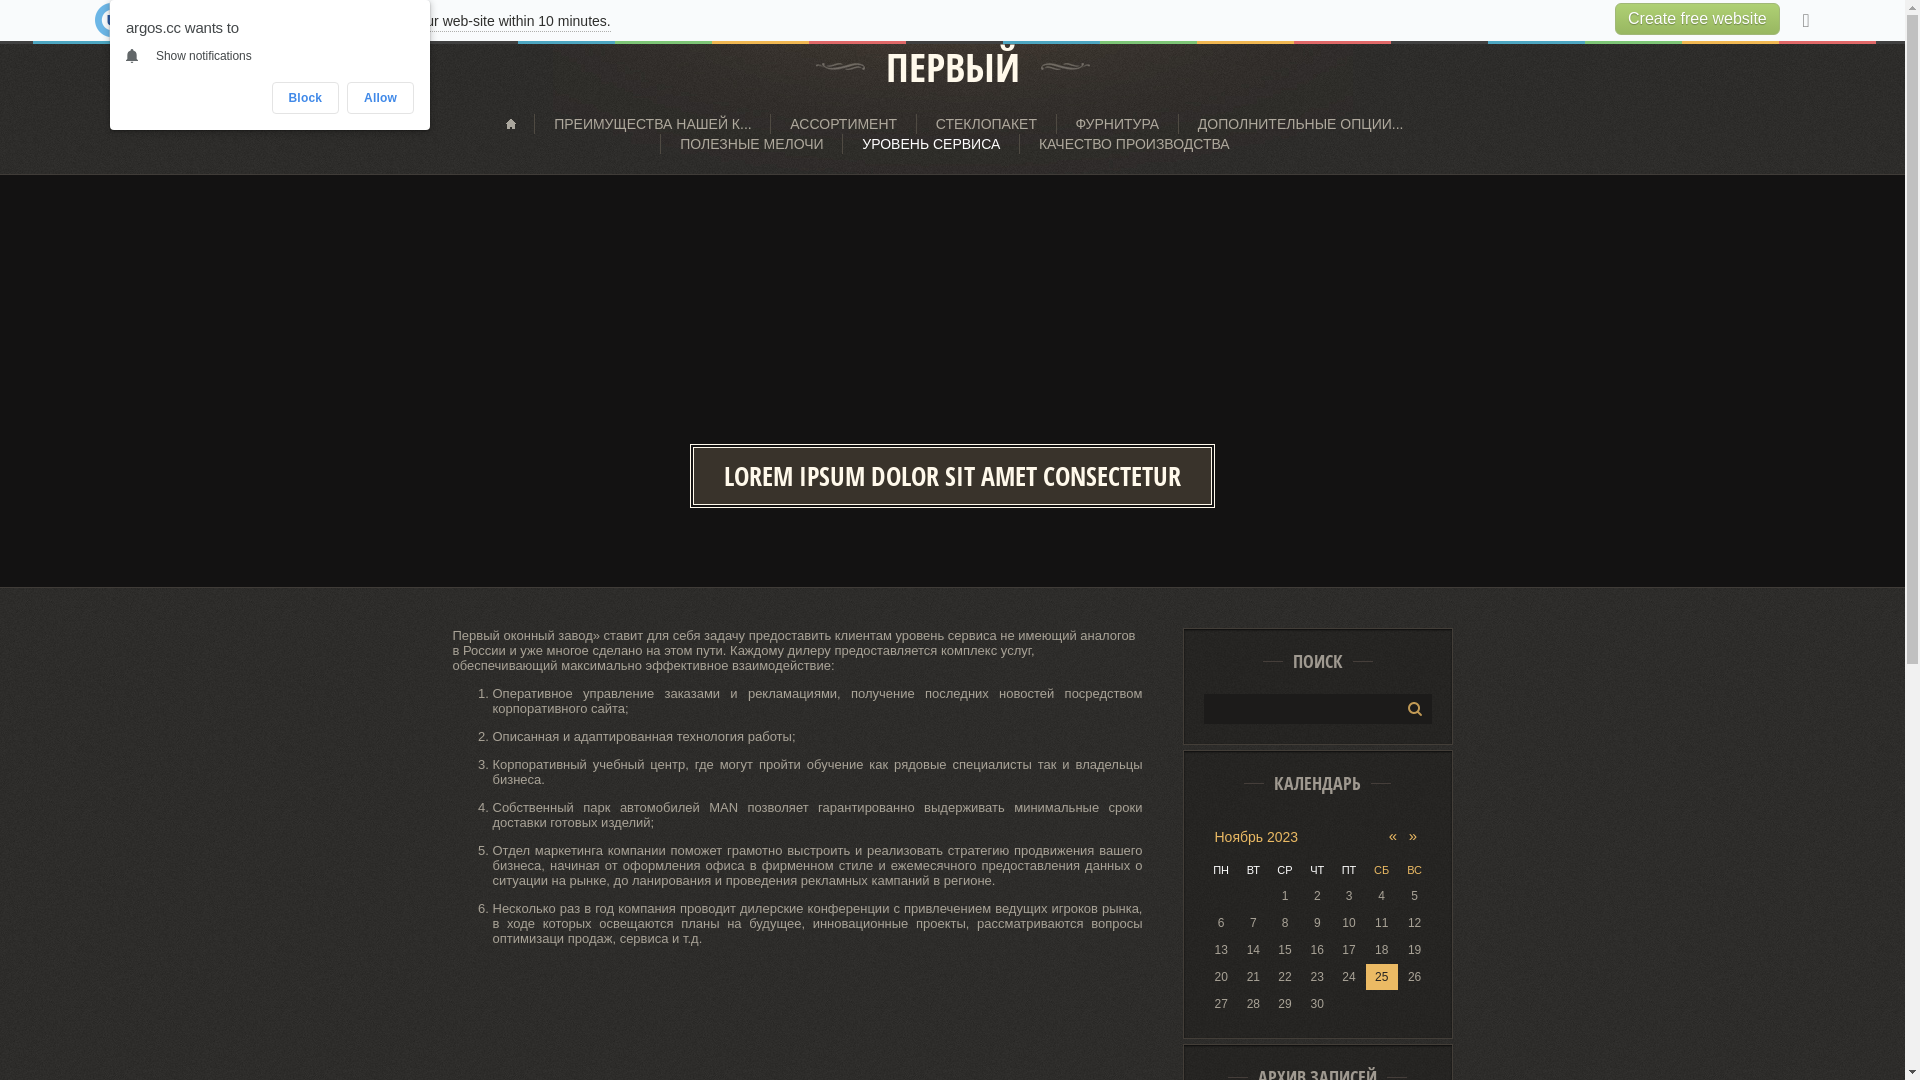 This screenshot has height=1080, width=1920. What do you see at coordinates (305, 97) in the screenshot?
I see `'Block'` at bounding box center [305, 97].